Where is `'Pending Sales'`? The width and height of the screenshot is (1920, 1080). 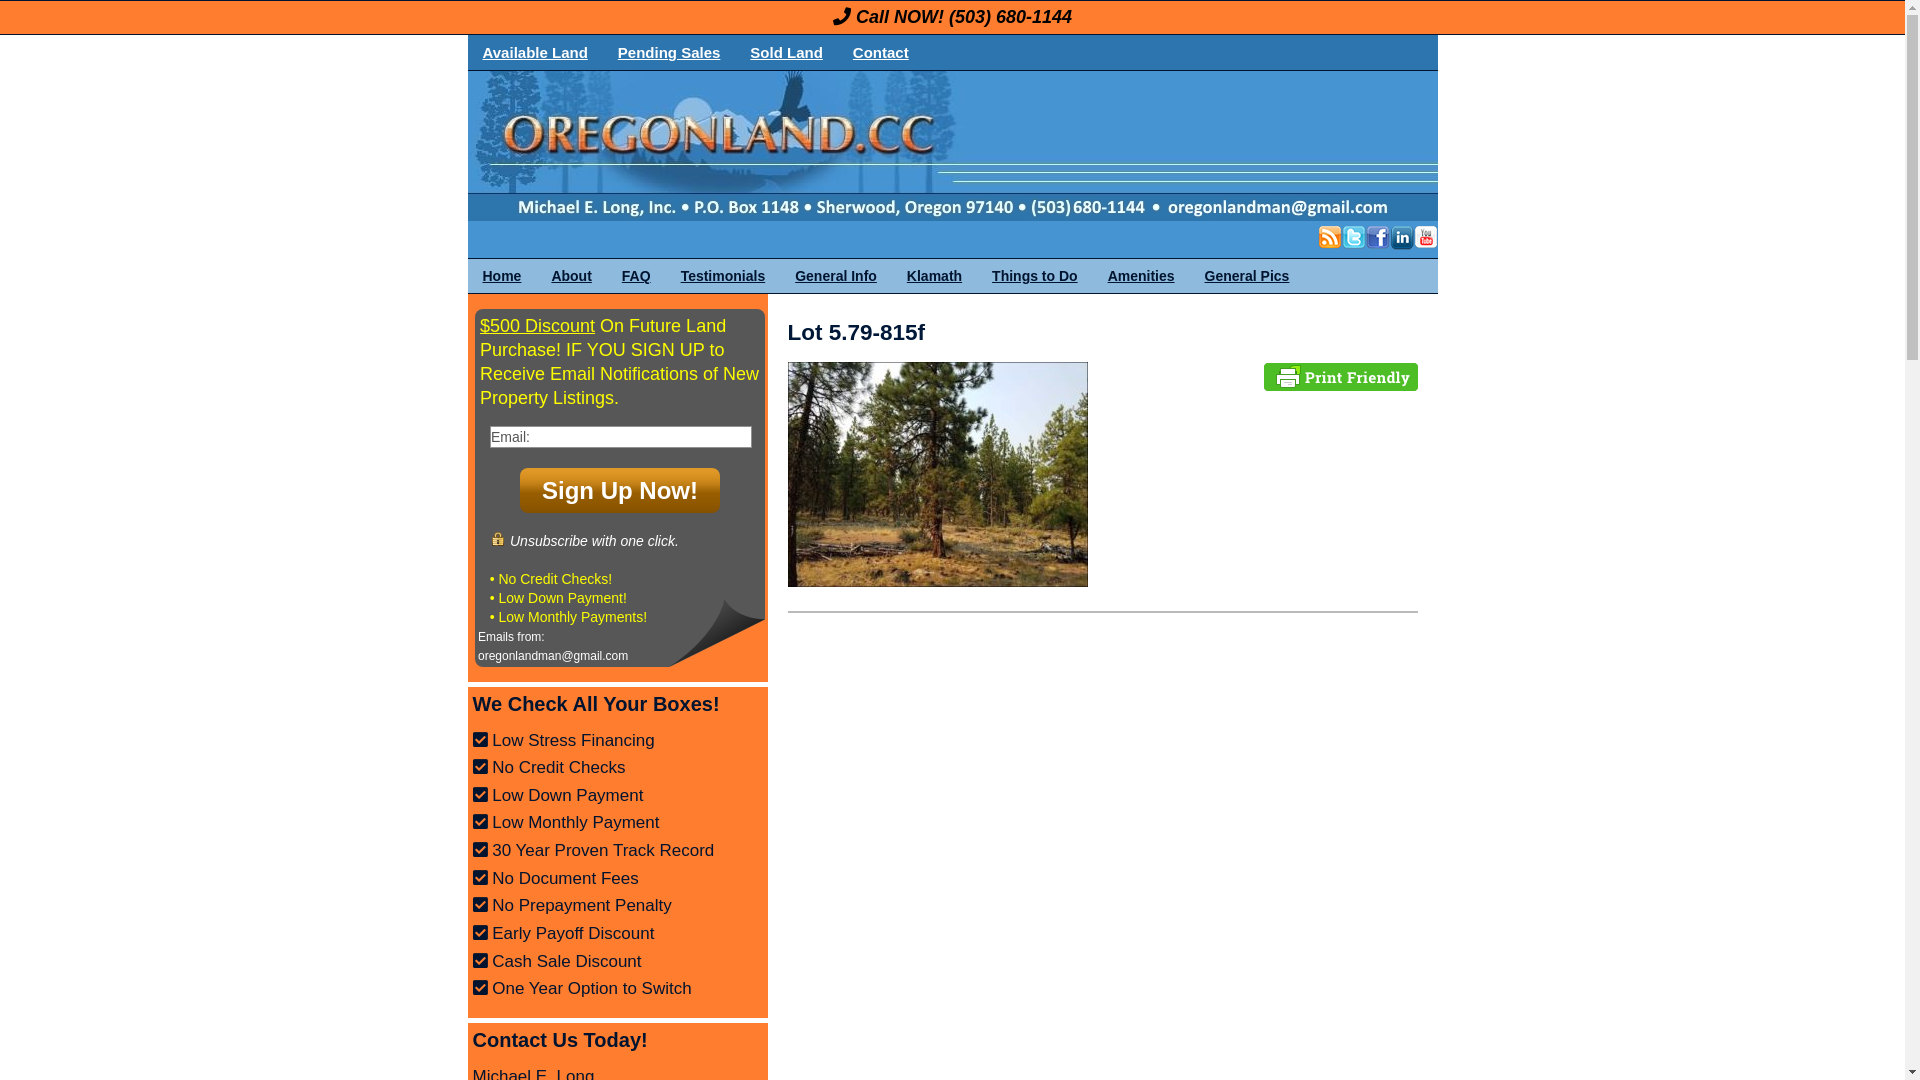
'Pending Sales' is located at coordinates (602, 51).